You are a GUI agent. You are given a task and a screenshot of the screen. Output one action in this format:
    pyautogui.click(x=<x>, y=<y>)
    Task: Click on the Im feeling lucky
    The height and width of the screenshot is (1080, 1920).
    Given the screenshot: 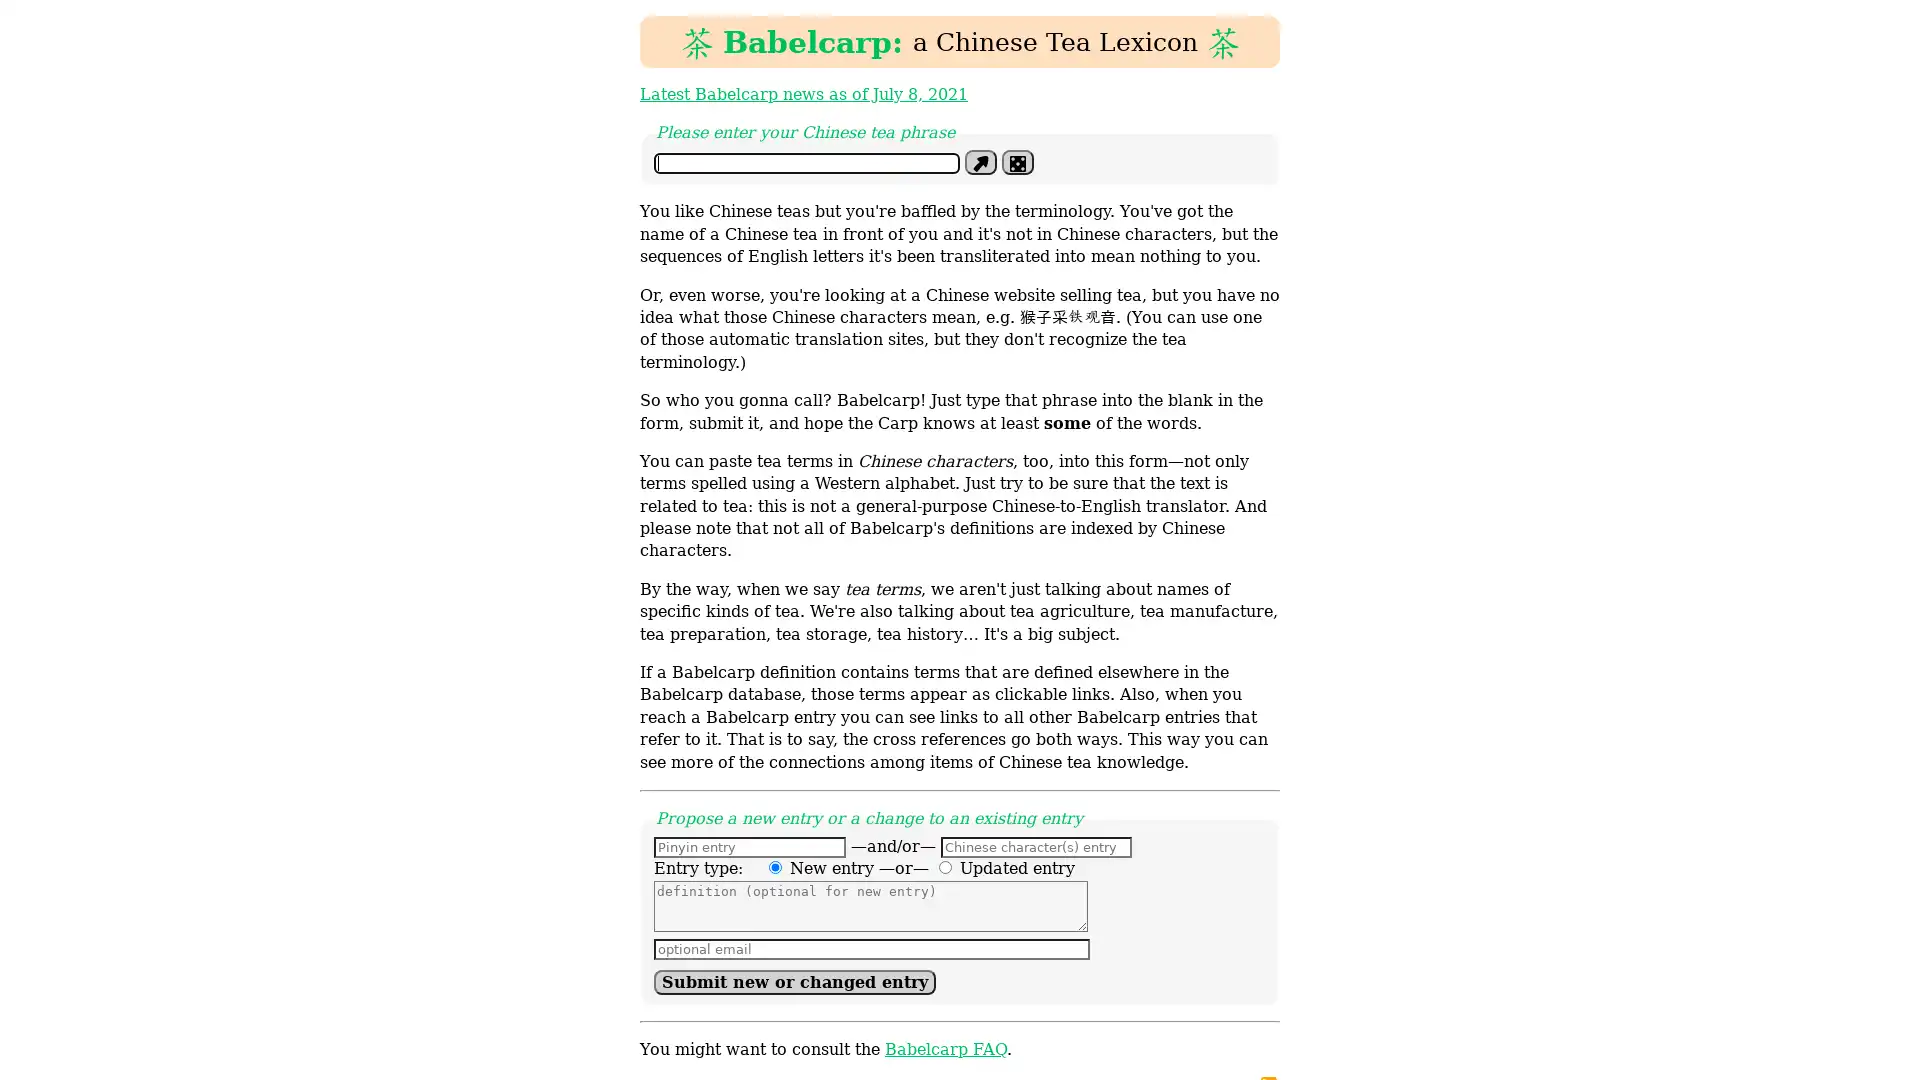 What is the action you would take?
    pyautogui.click(x=1017, y=161)
    